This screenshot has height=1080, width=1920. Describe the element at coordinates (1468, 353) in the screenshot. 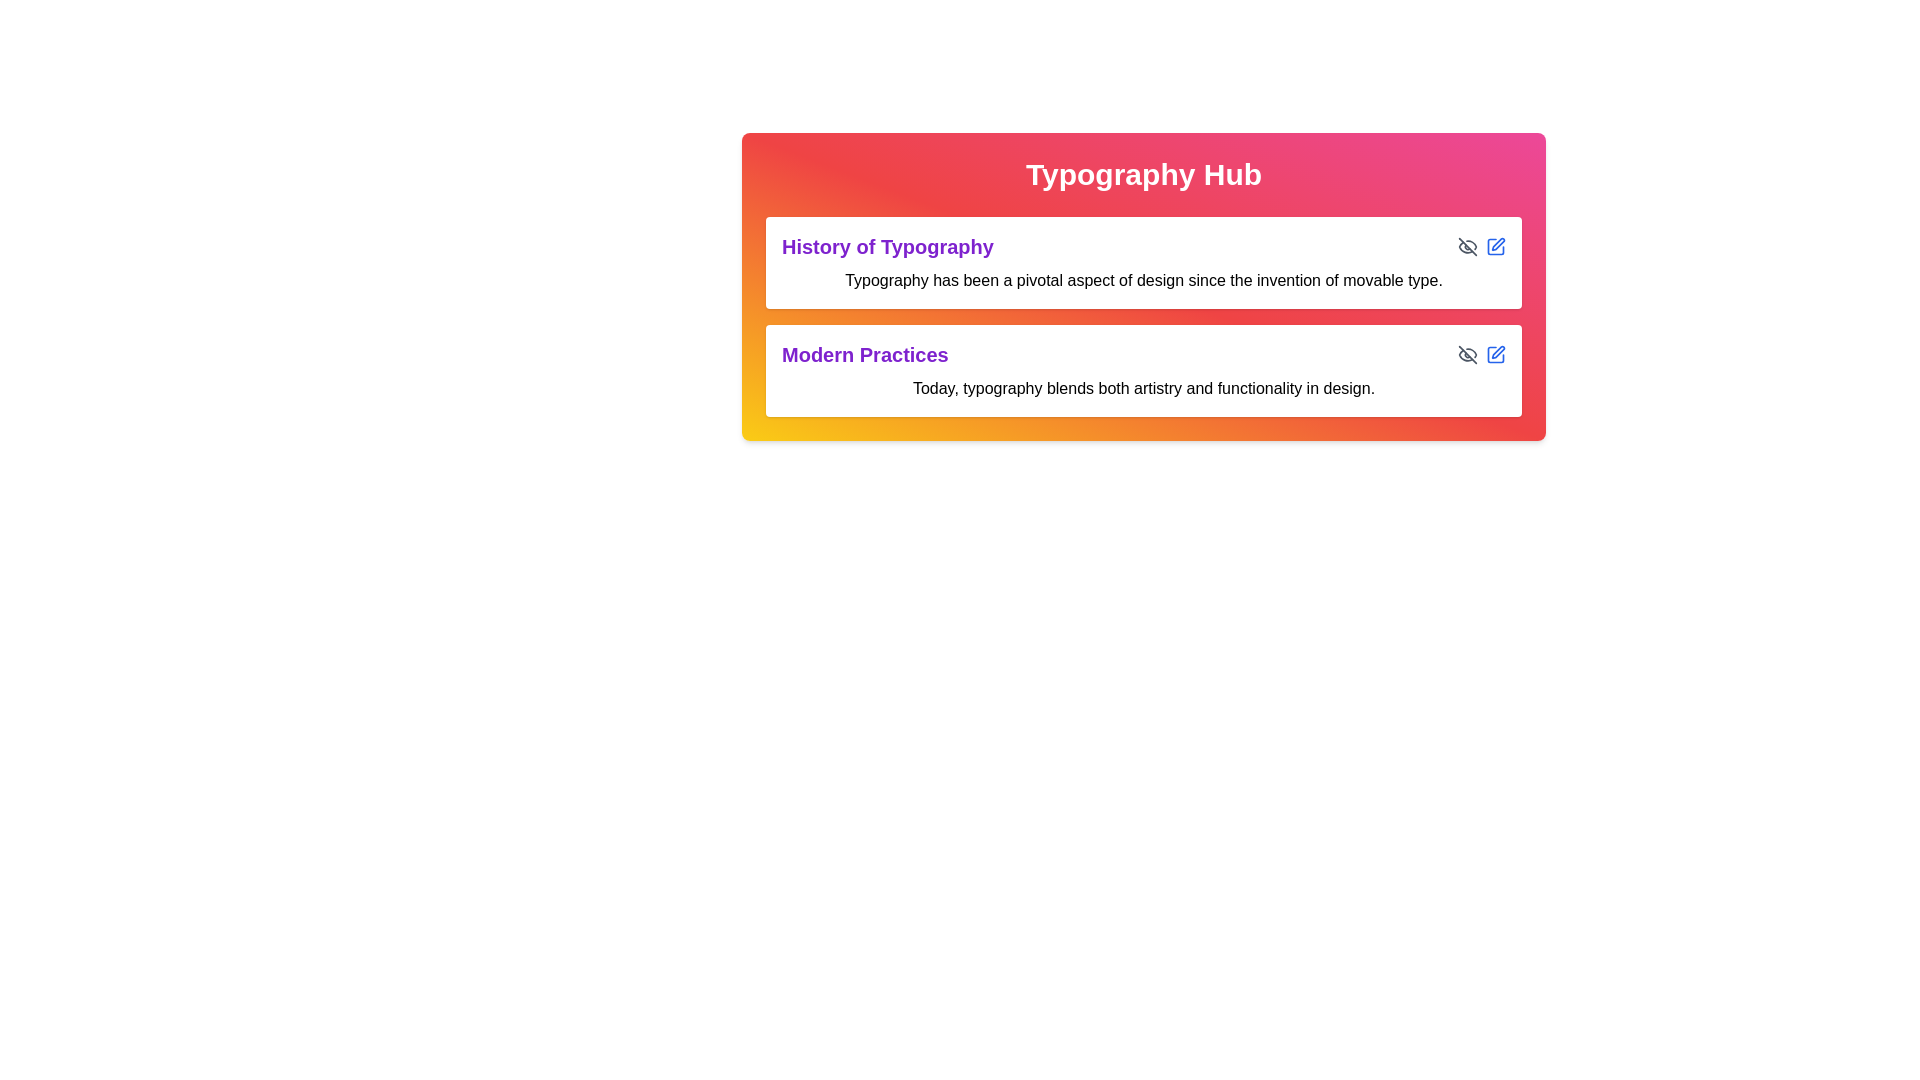

I see `the leftmost icon representing a crossed-out eye, which is used to indicate a 'hide' or 'view hidden' function` at that location.